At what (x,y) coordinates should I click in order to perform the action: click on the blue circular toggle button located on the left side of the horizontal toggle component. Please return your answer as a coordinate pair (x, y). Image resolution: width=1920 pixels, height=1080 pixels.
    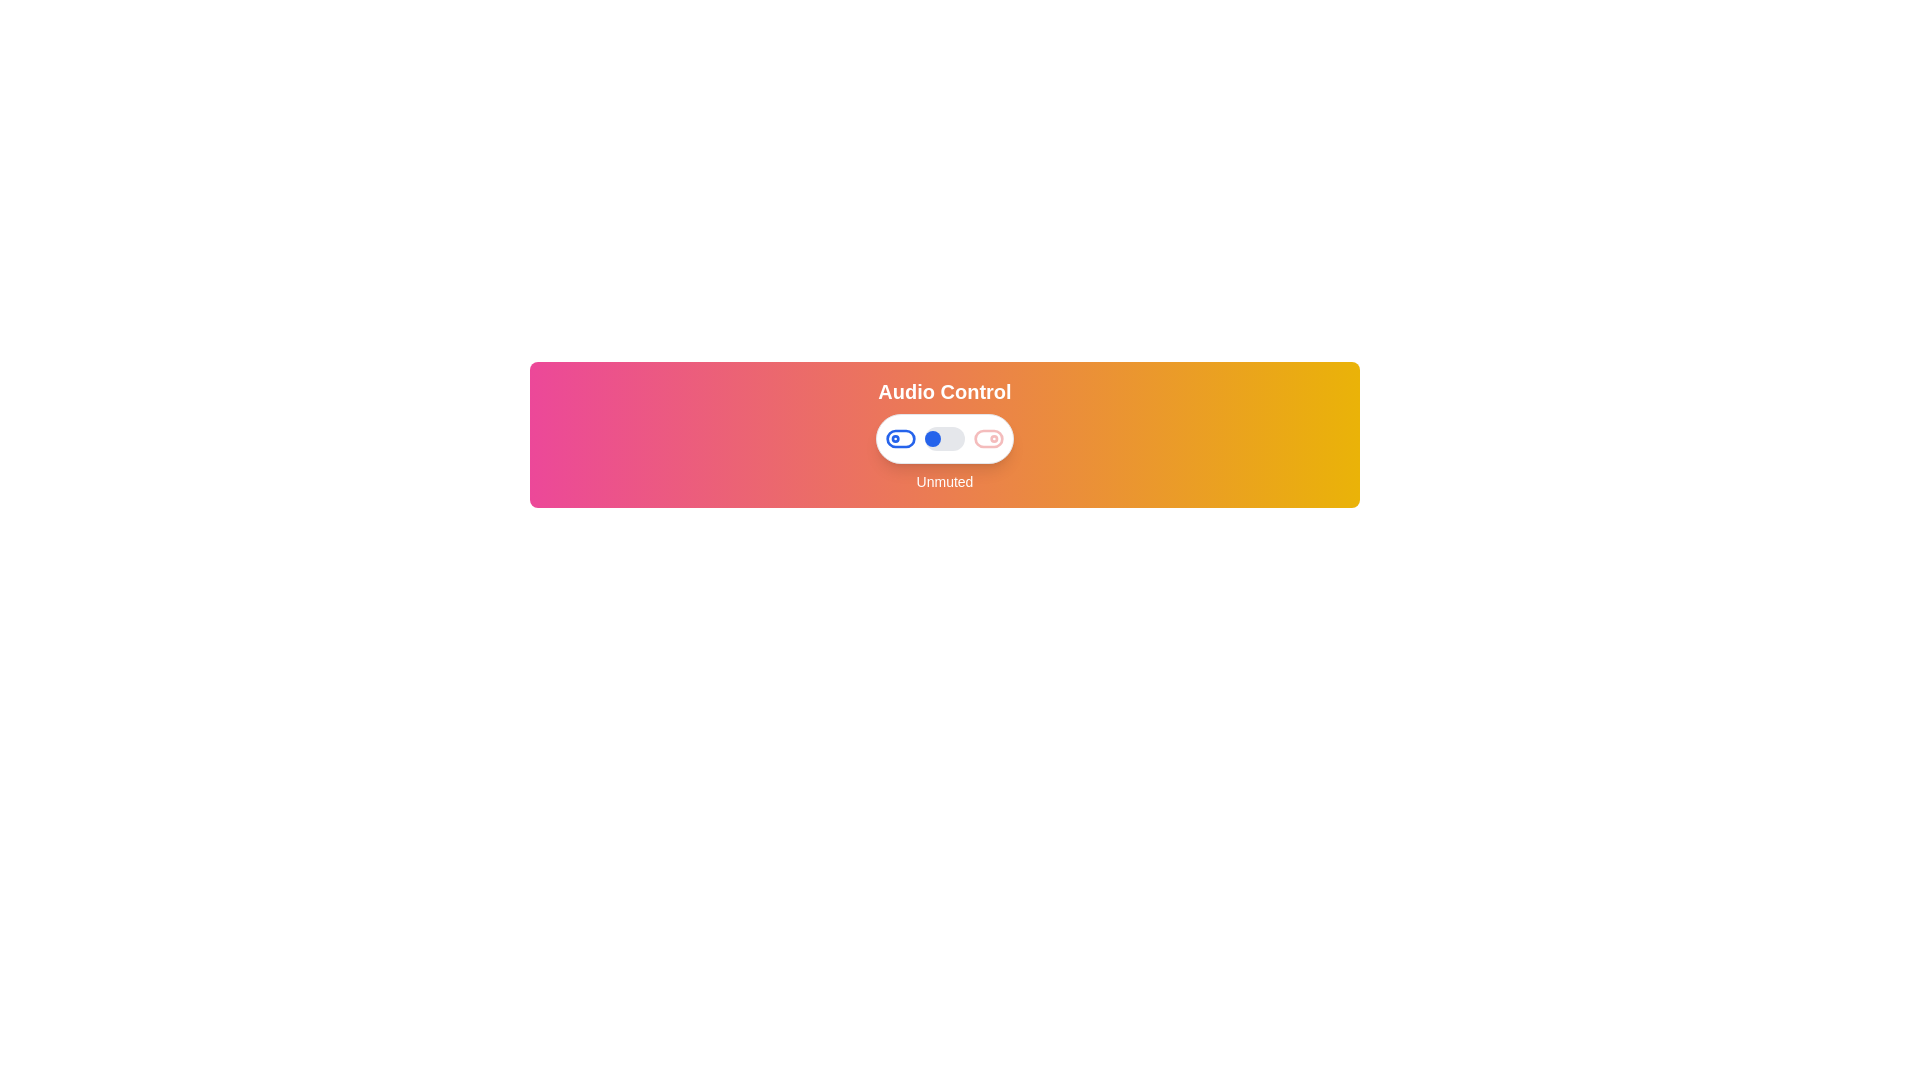
    Looking at the image, I should click on (900, 438).